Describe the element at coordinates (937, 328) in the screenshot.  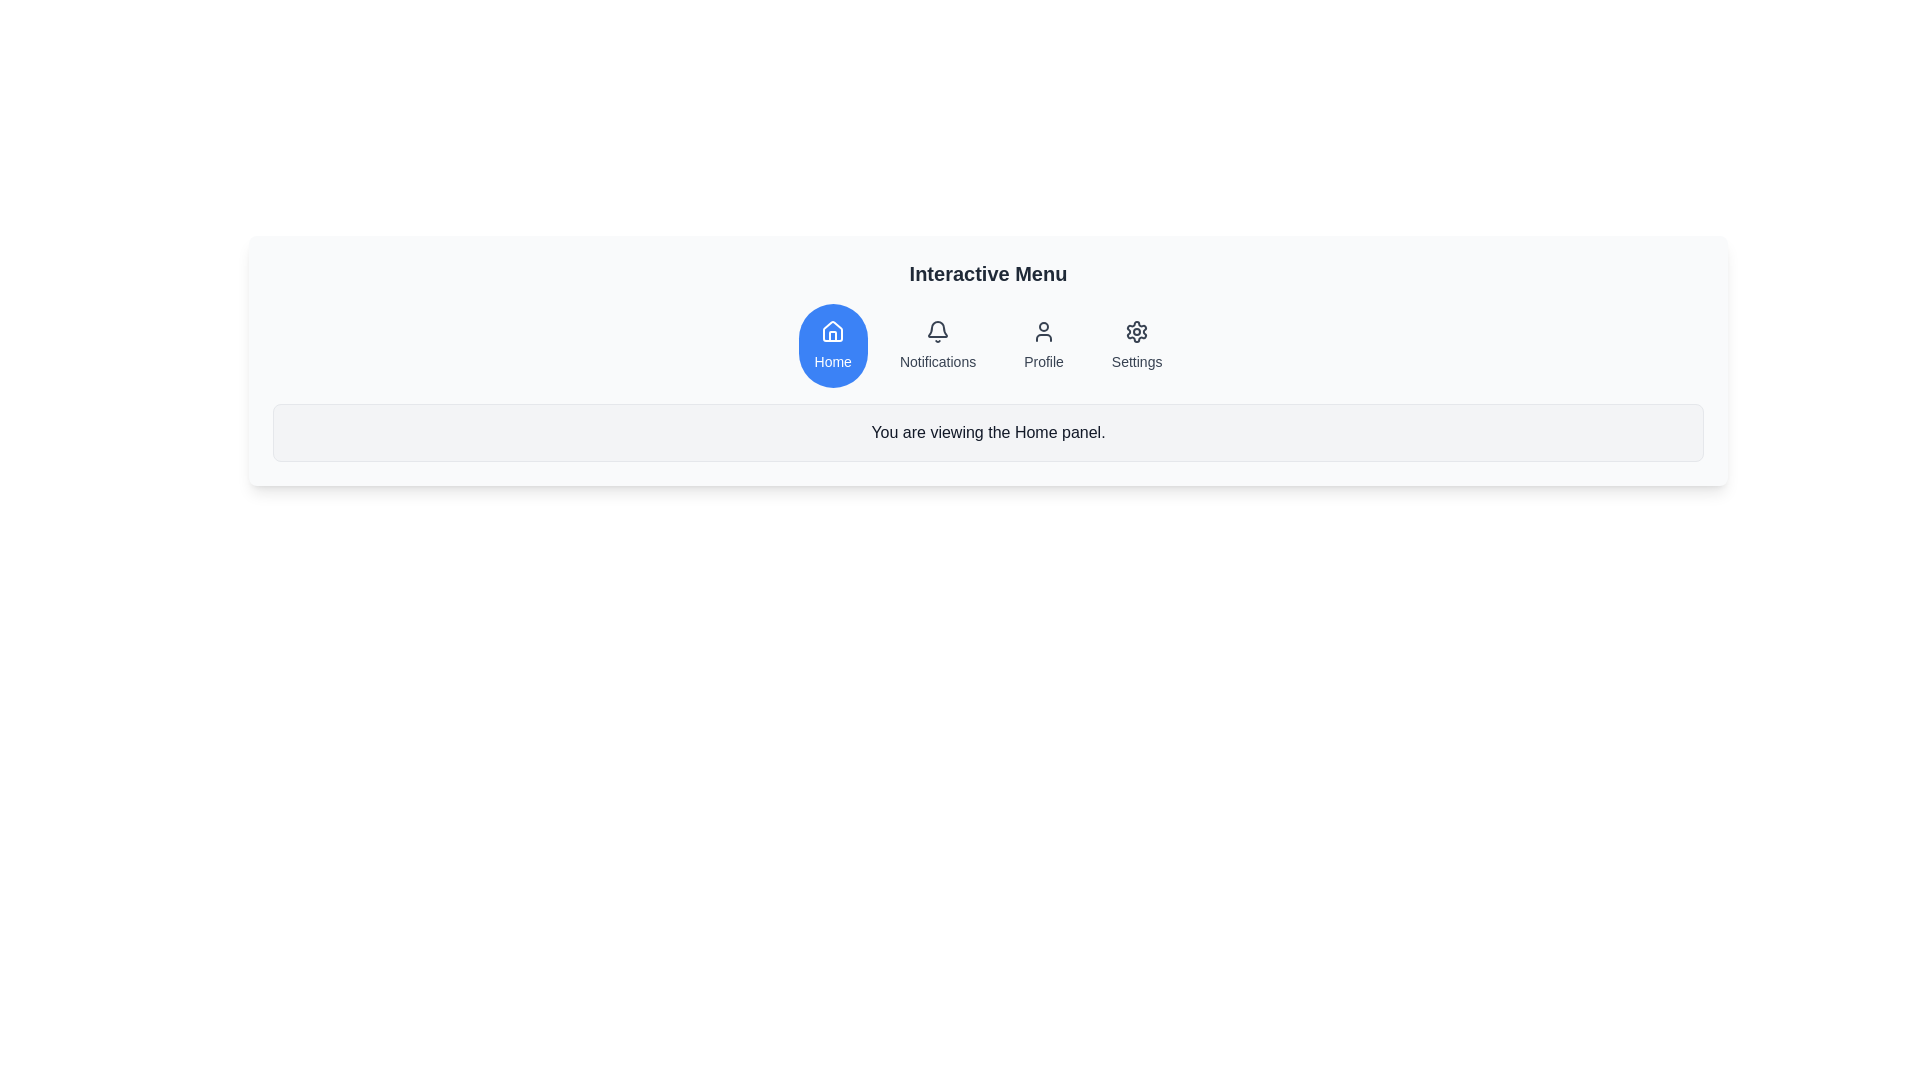
I see `the notifications icon, which is the second icon in the navigation menu` at that location.